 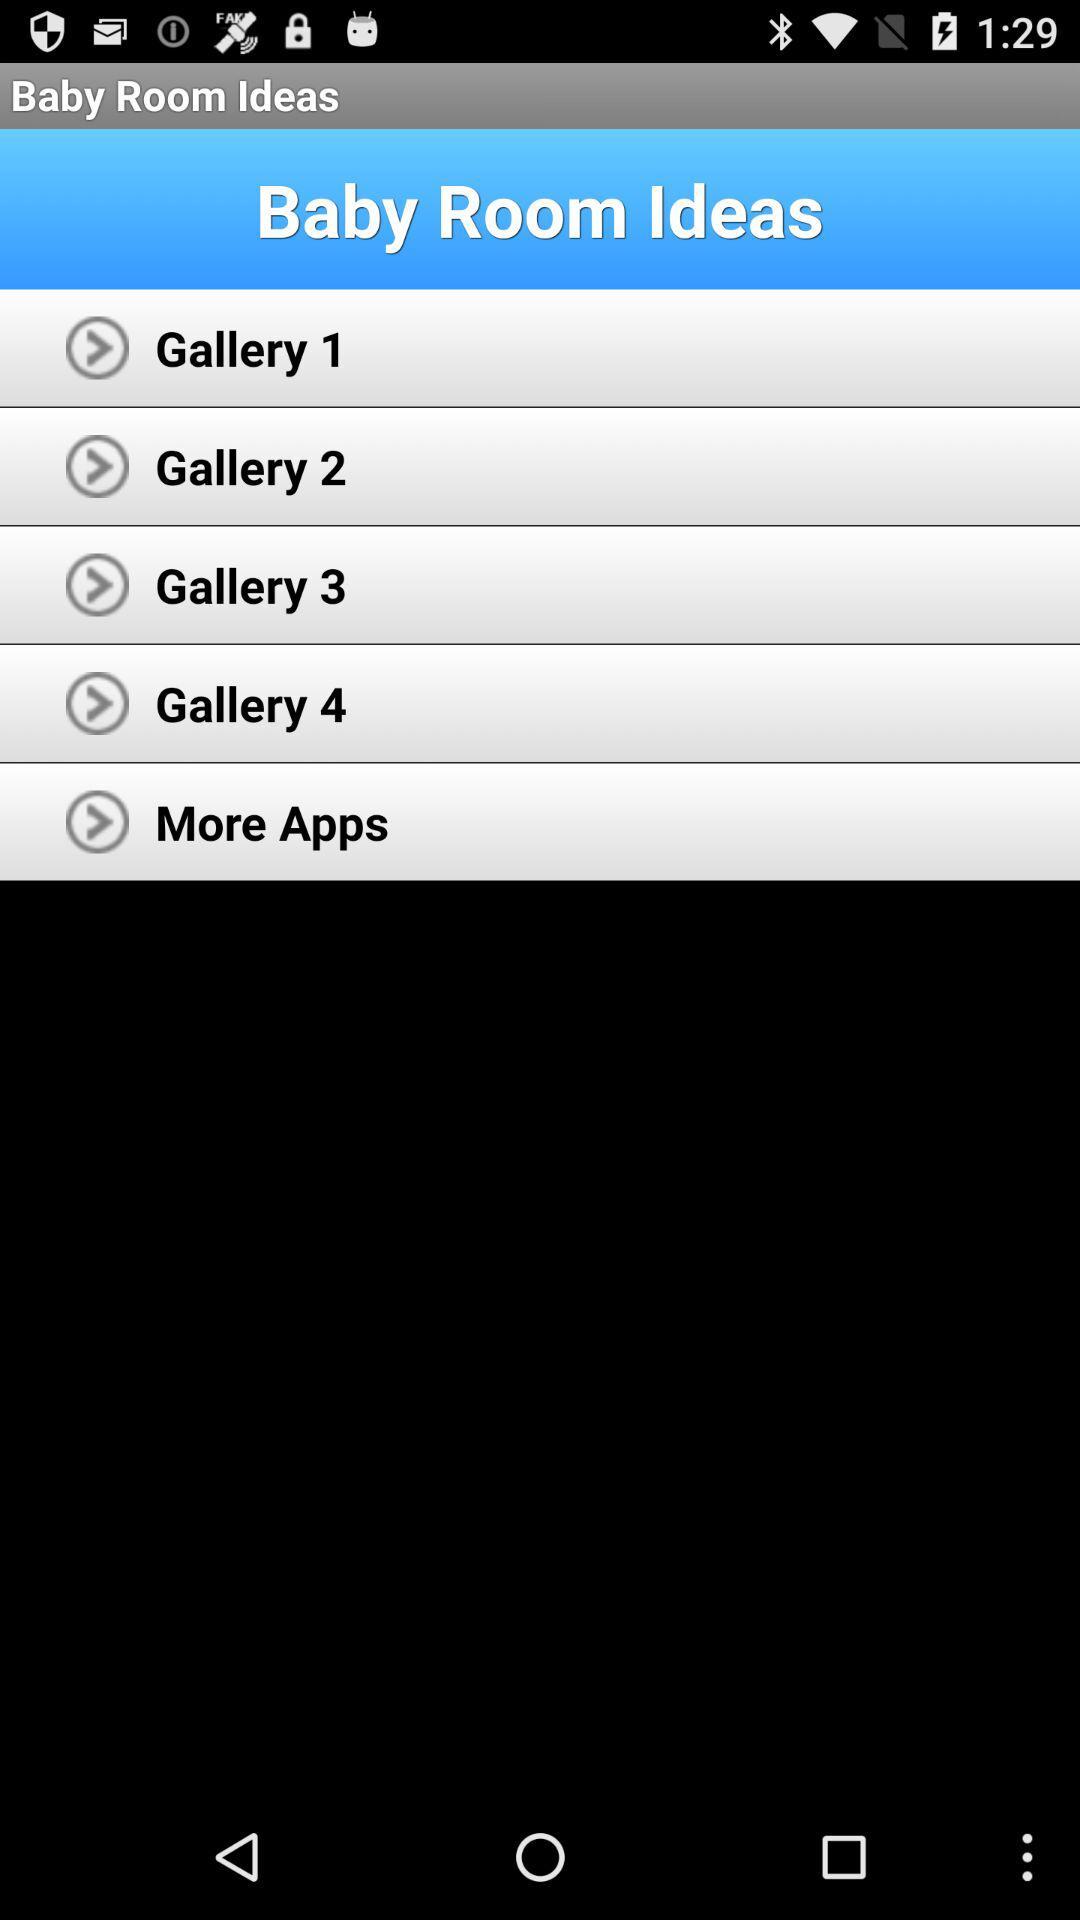 I want to click on app above gallery 4, so click(x=250, y=584).